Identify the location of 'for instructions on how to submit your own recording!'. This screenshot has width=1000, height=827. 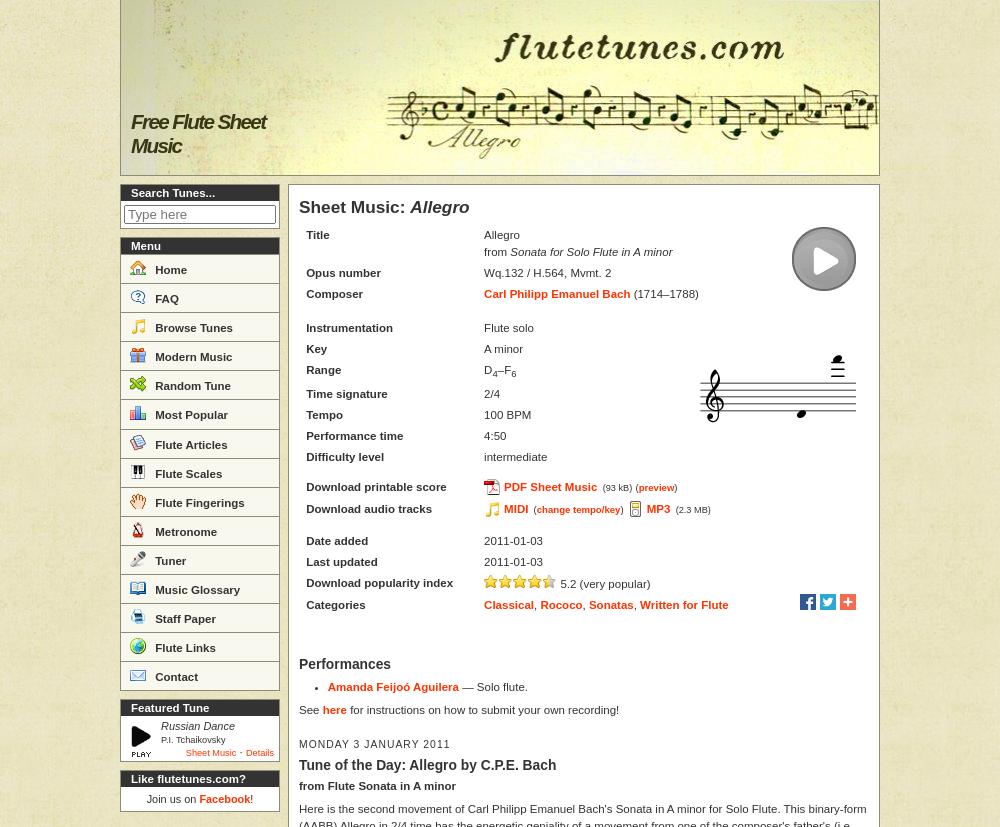
(481, 708).